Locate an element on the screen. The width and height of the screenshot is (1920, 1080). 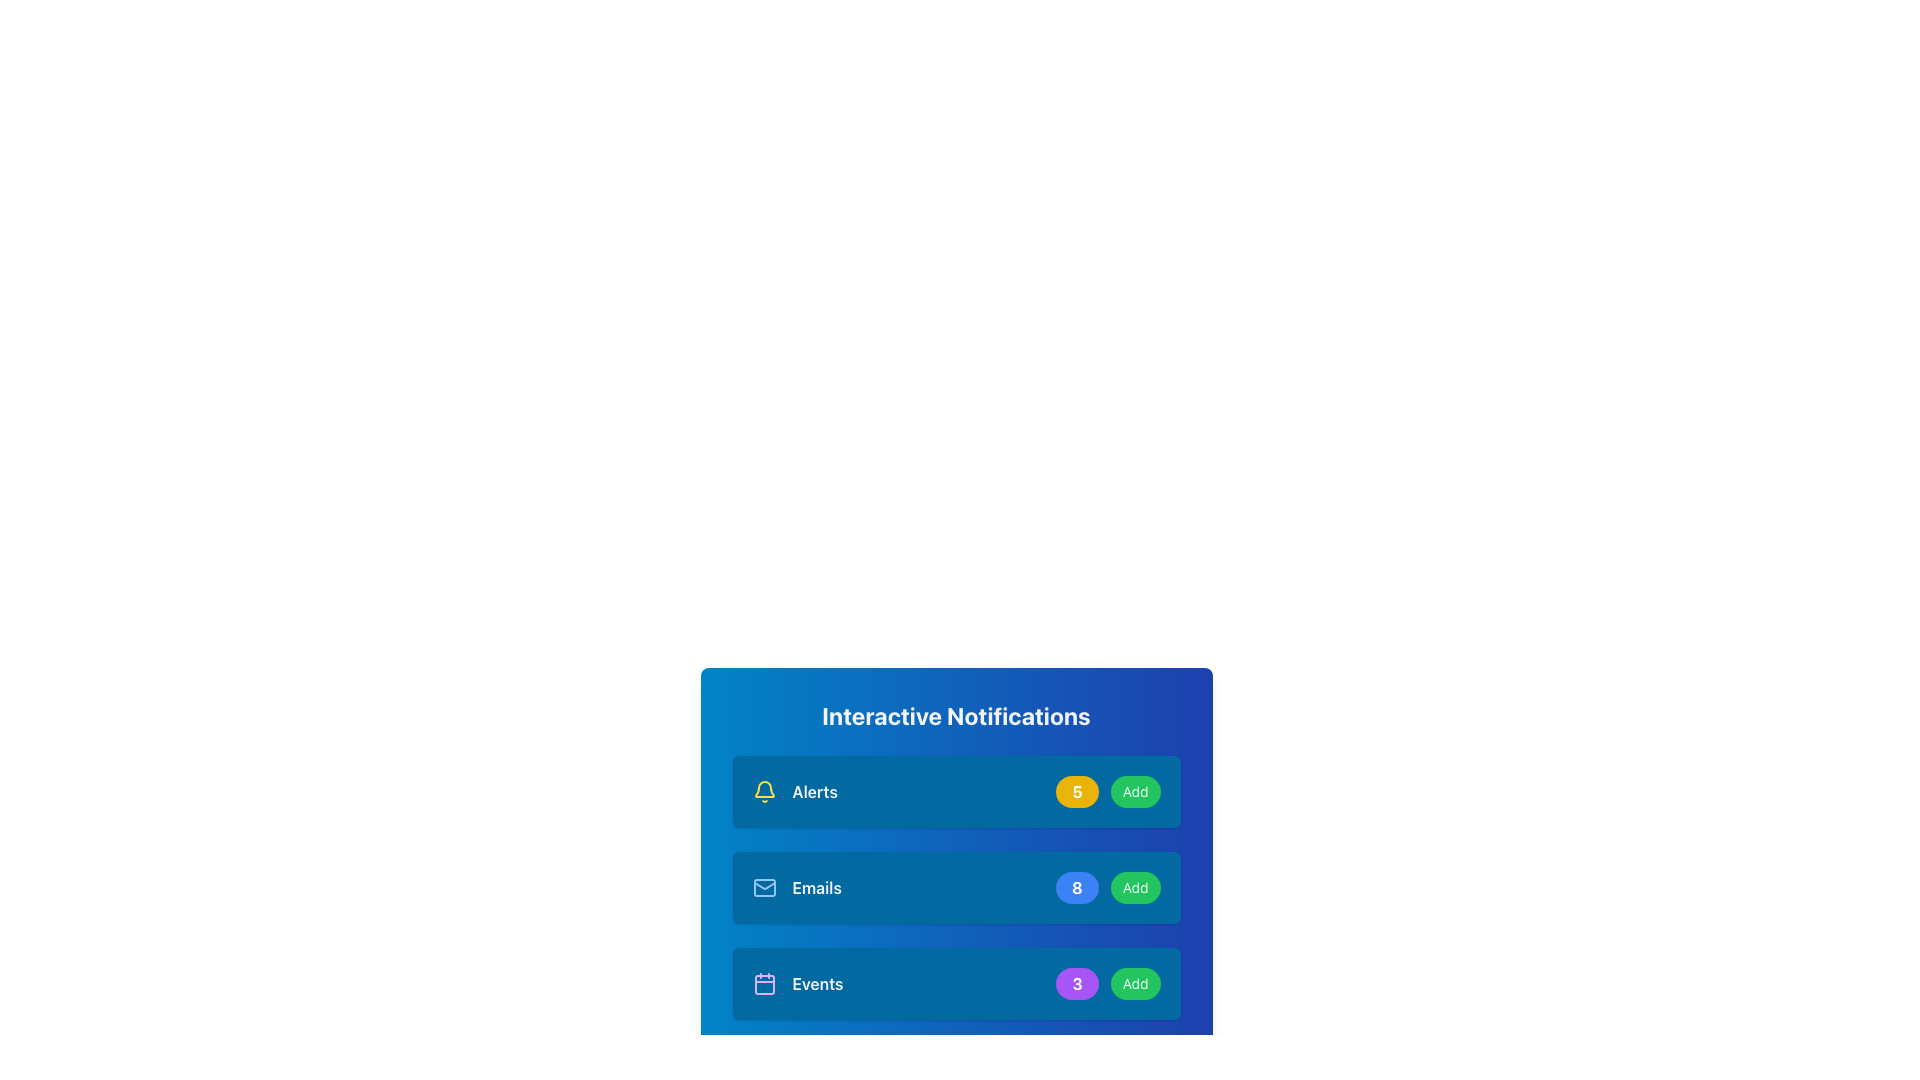
the numerical badge in the 'Interactive Notifications' panel, which indicates alerts and is located adjacent to the 'Alerts' label and to the left of the green 'Add' button is located at coordinates (1076, 790).